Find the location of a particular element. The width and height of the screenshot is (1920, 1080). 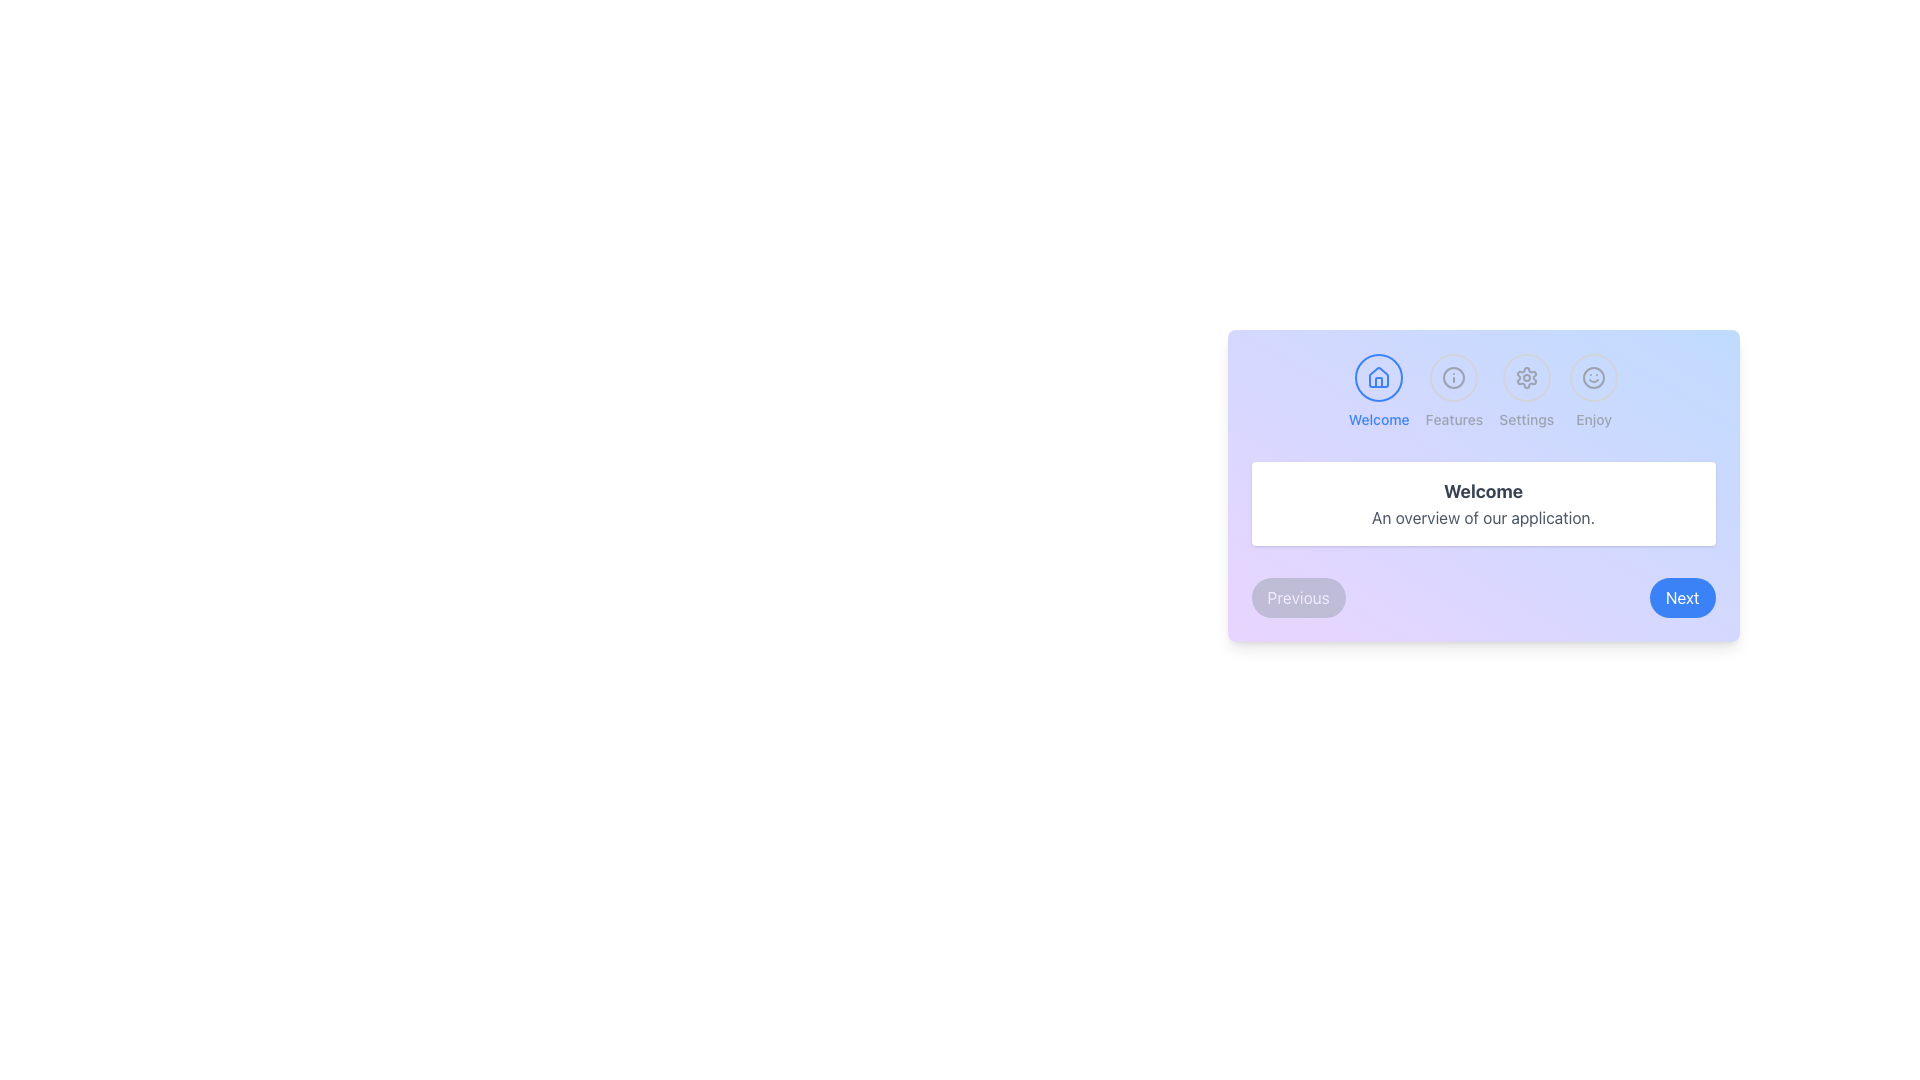

the 'Welcome' IconButton in the navigation menu for keyboard navigation is located at coordinates (1378, 378).